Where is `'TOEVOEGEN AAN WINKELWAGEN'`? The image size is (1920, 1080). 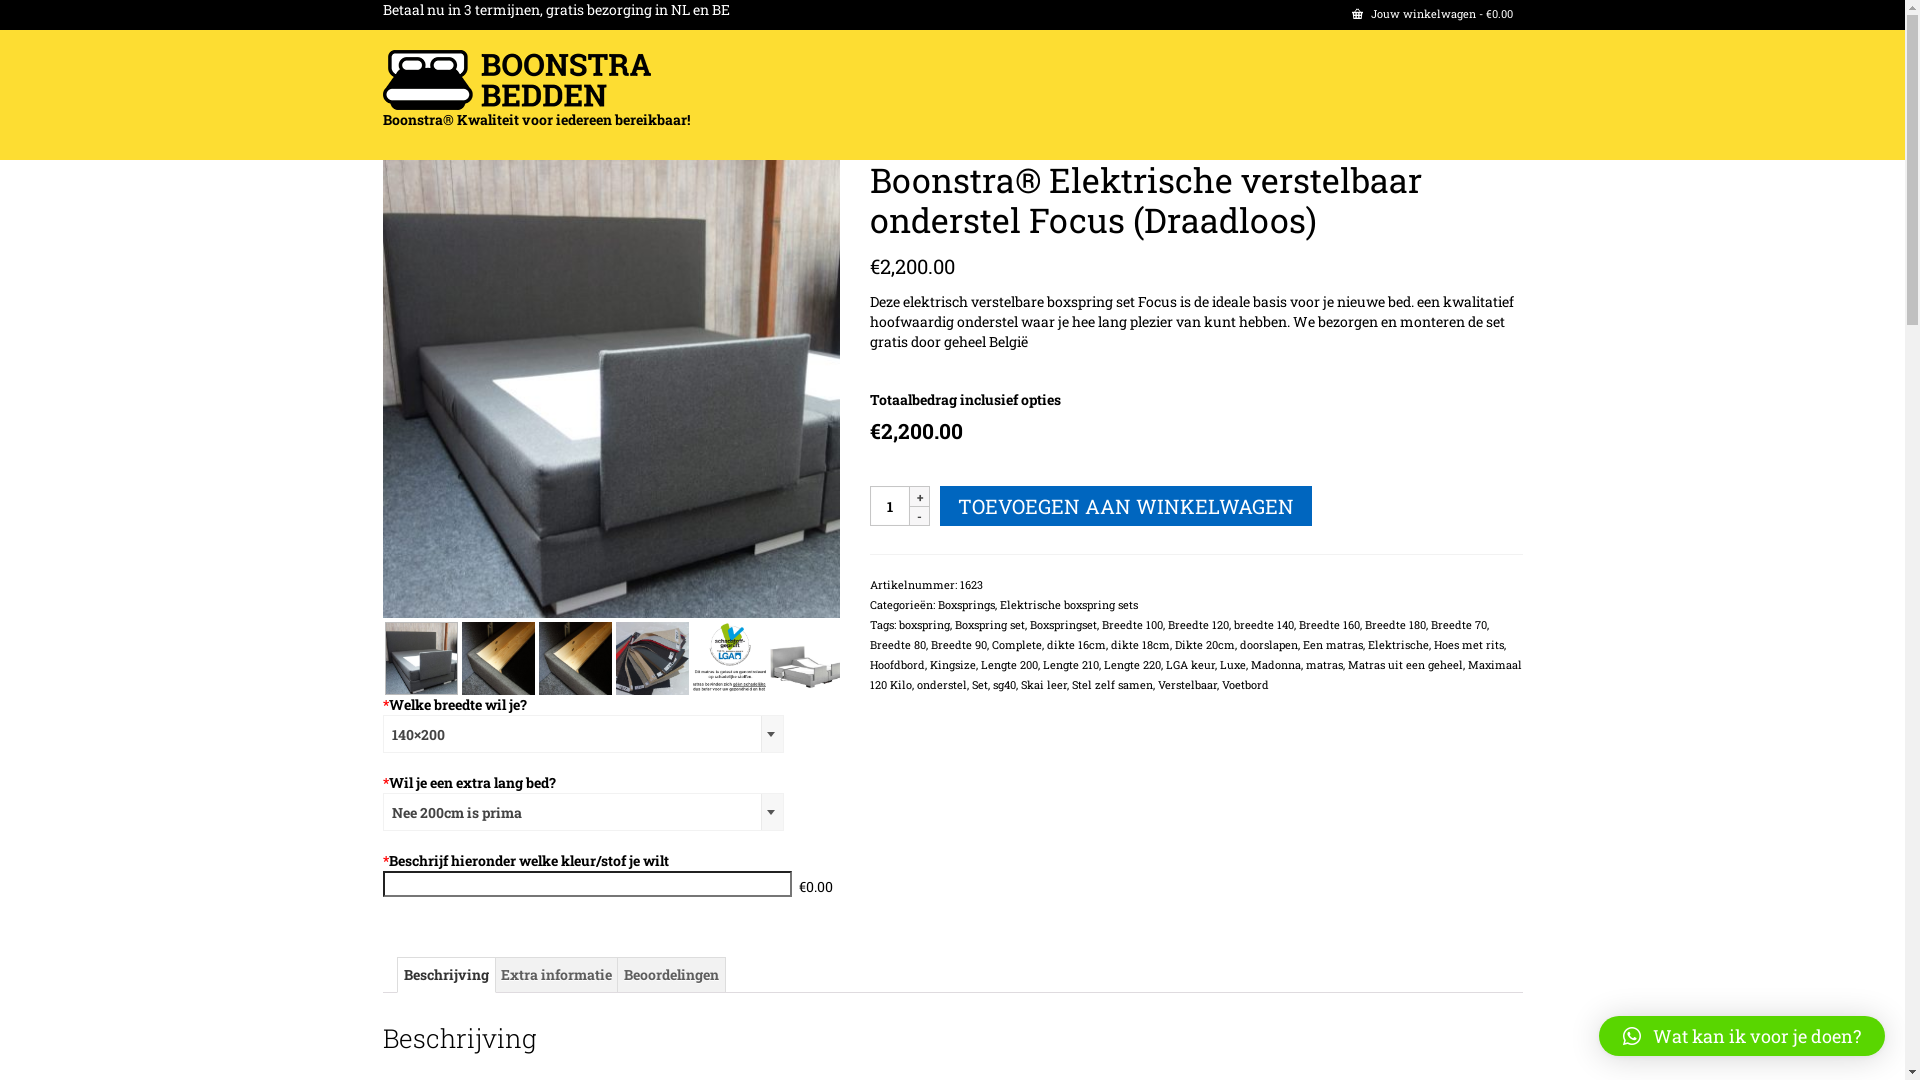
'TOEVOEGEN AAN WINKELWAGEN' is located at coordinates (1126, 504).